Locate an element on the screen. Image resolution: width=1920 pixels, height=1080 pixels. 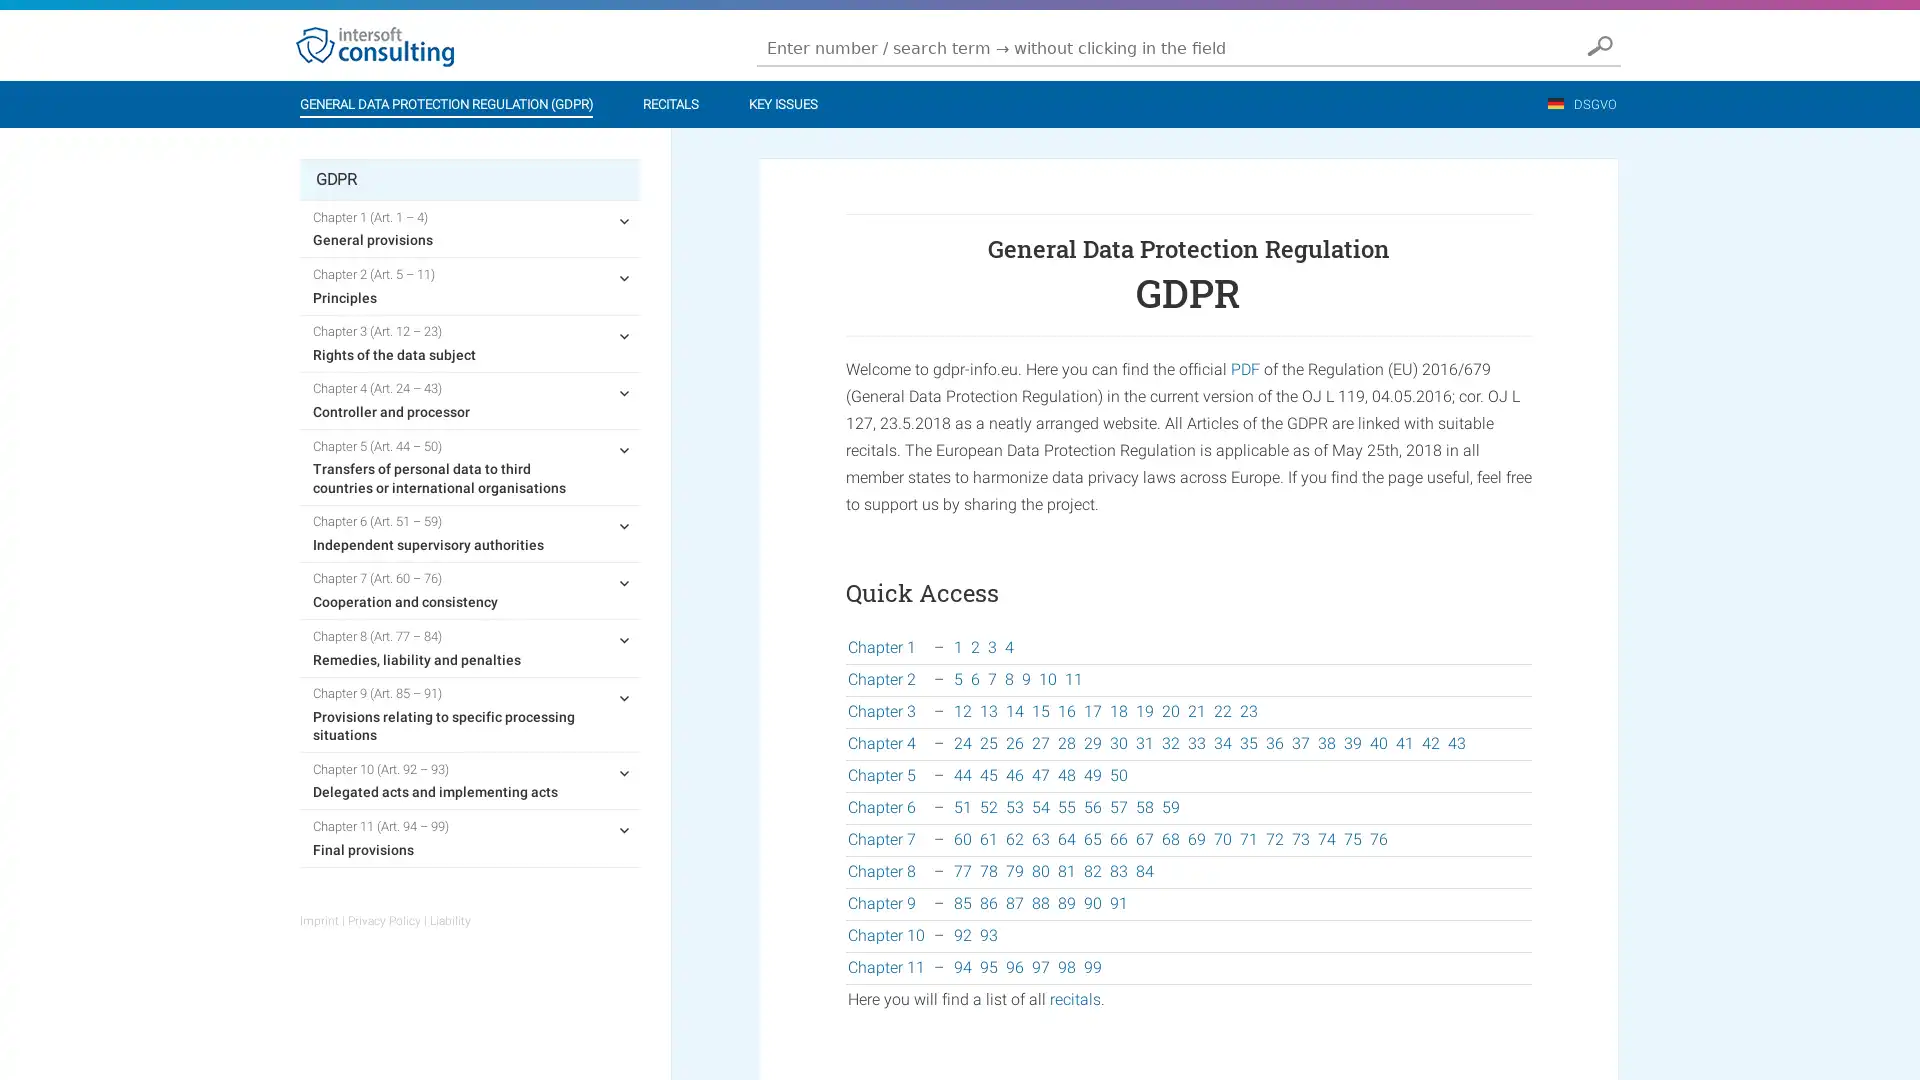
expand child menu is located at coordinates (623, 334).